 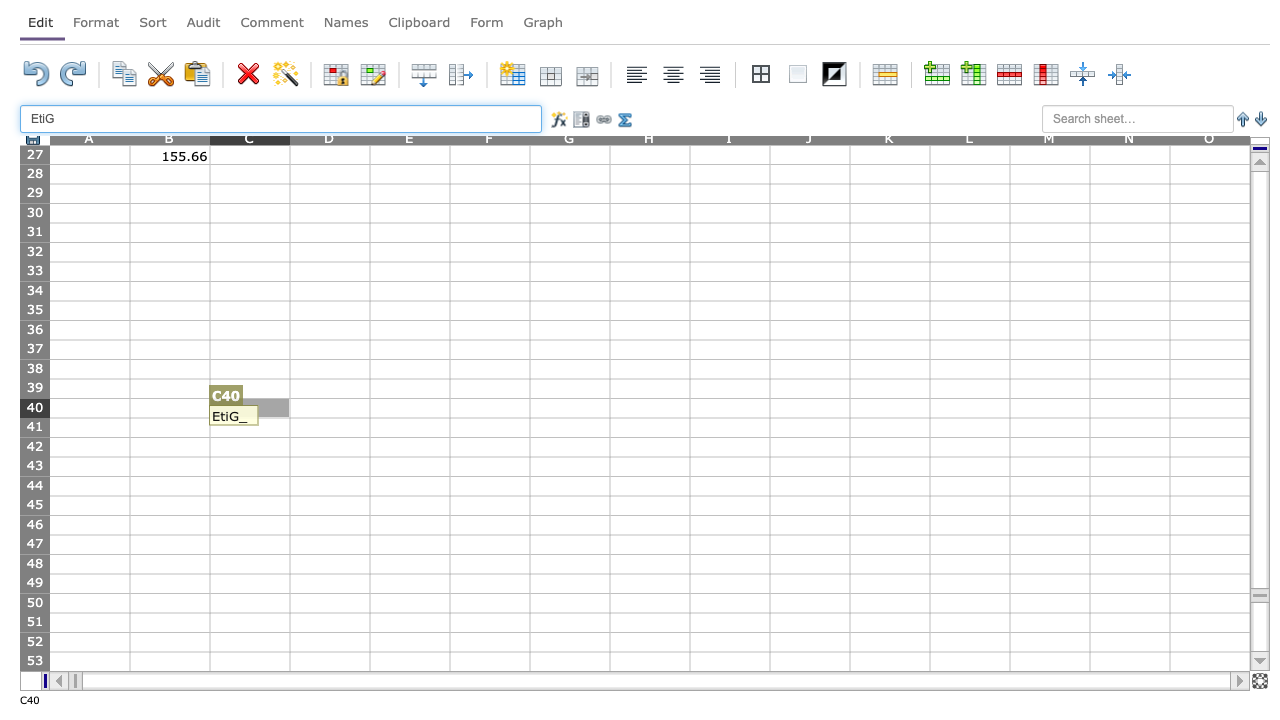 What do you see at coordinates (329, 661) in the screenshot?
I see `Activate cell D53` at bounding box center [329, 661].